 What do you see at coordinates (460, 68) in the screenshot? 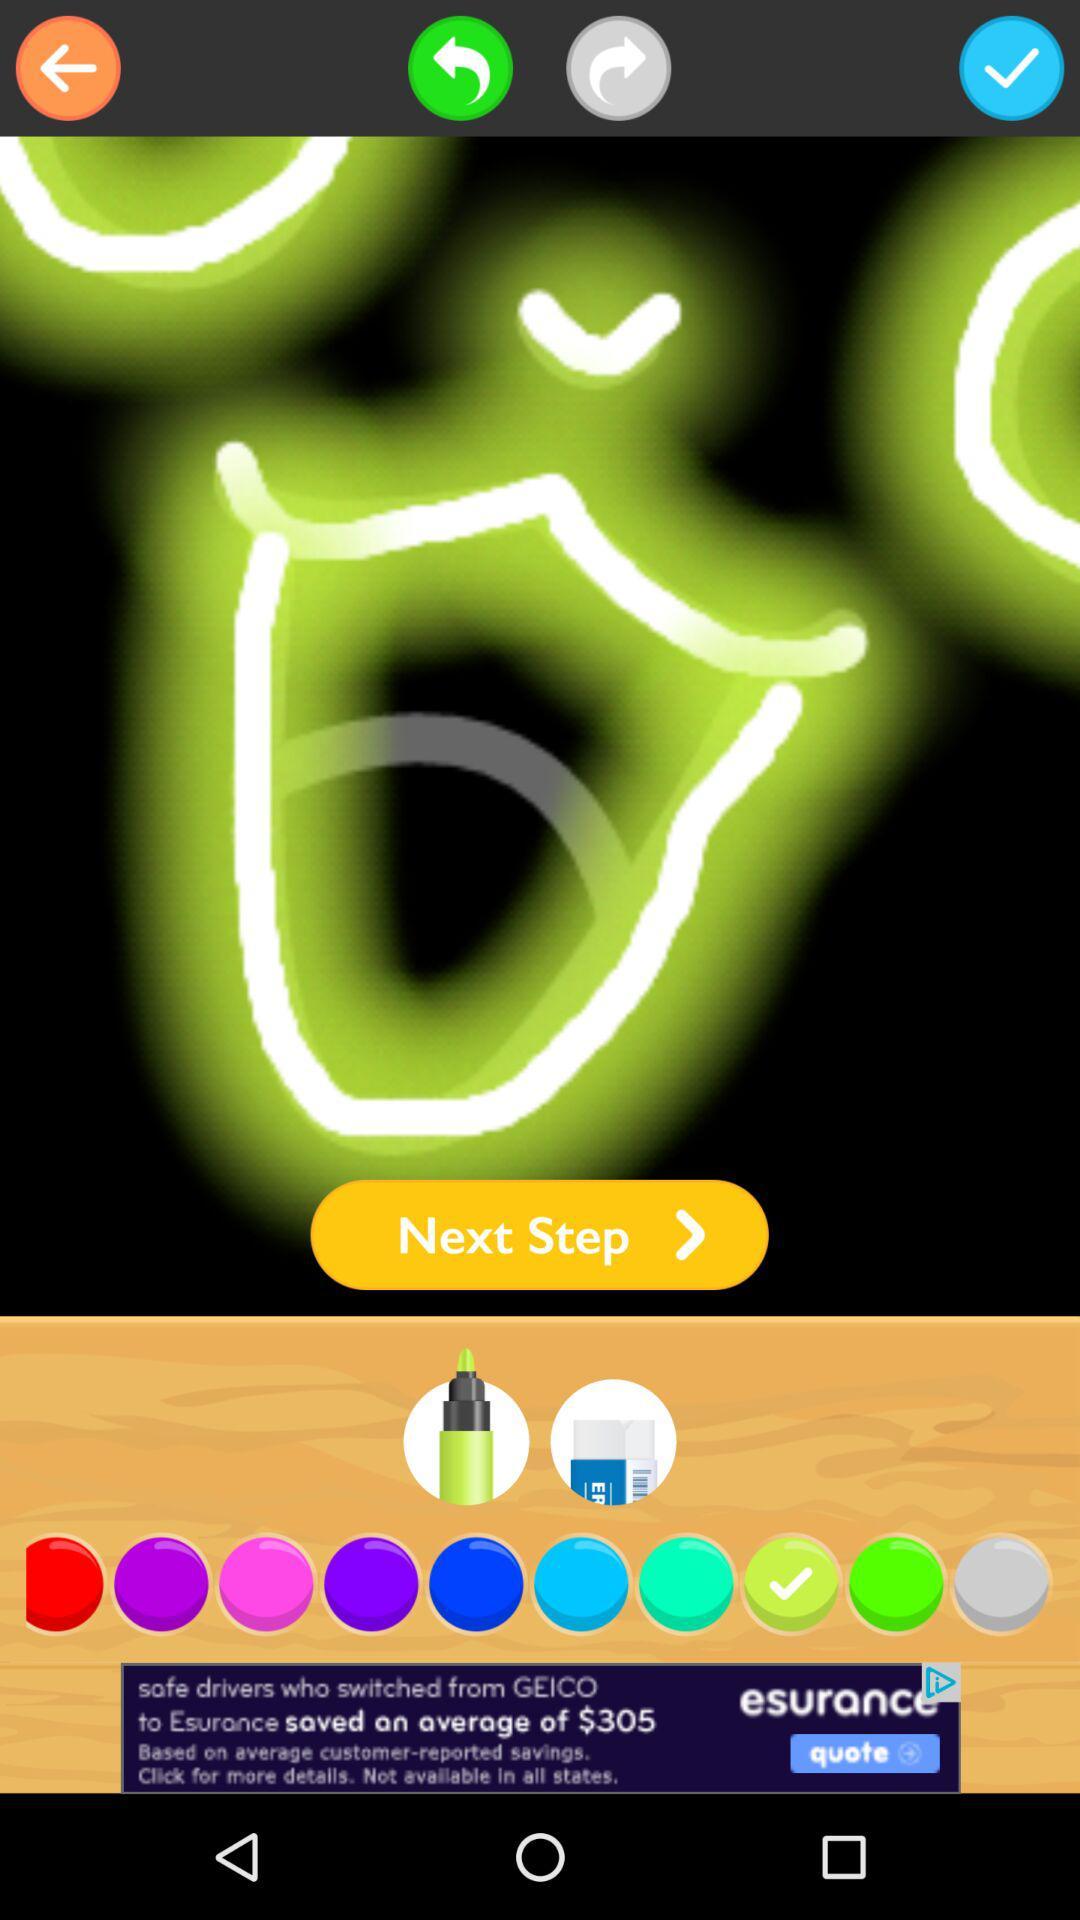
I see `go back` at bounding box center [460, 68].